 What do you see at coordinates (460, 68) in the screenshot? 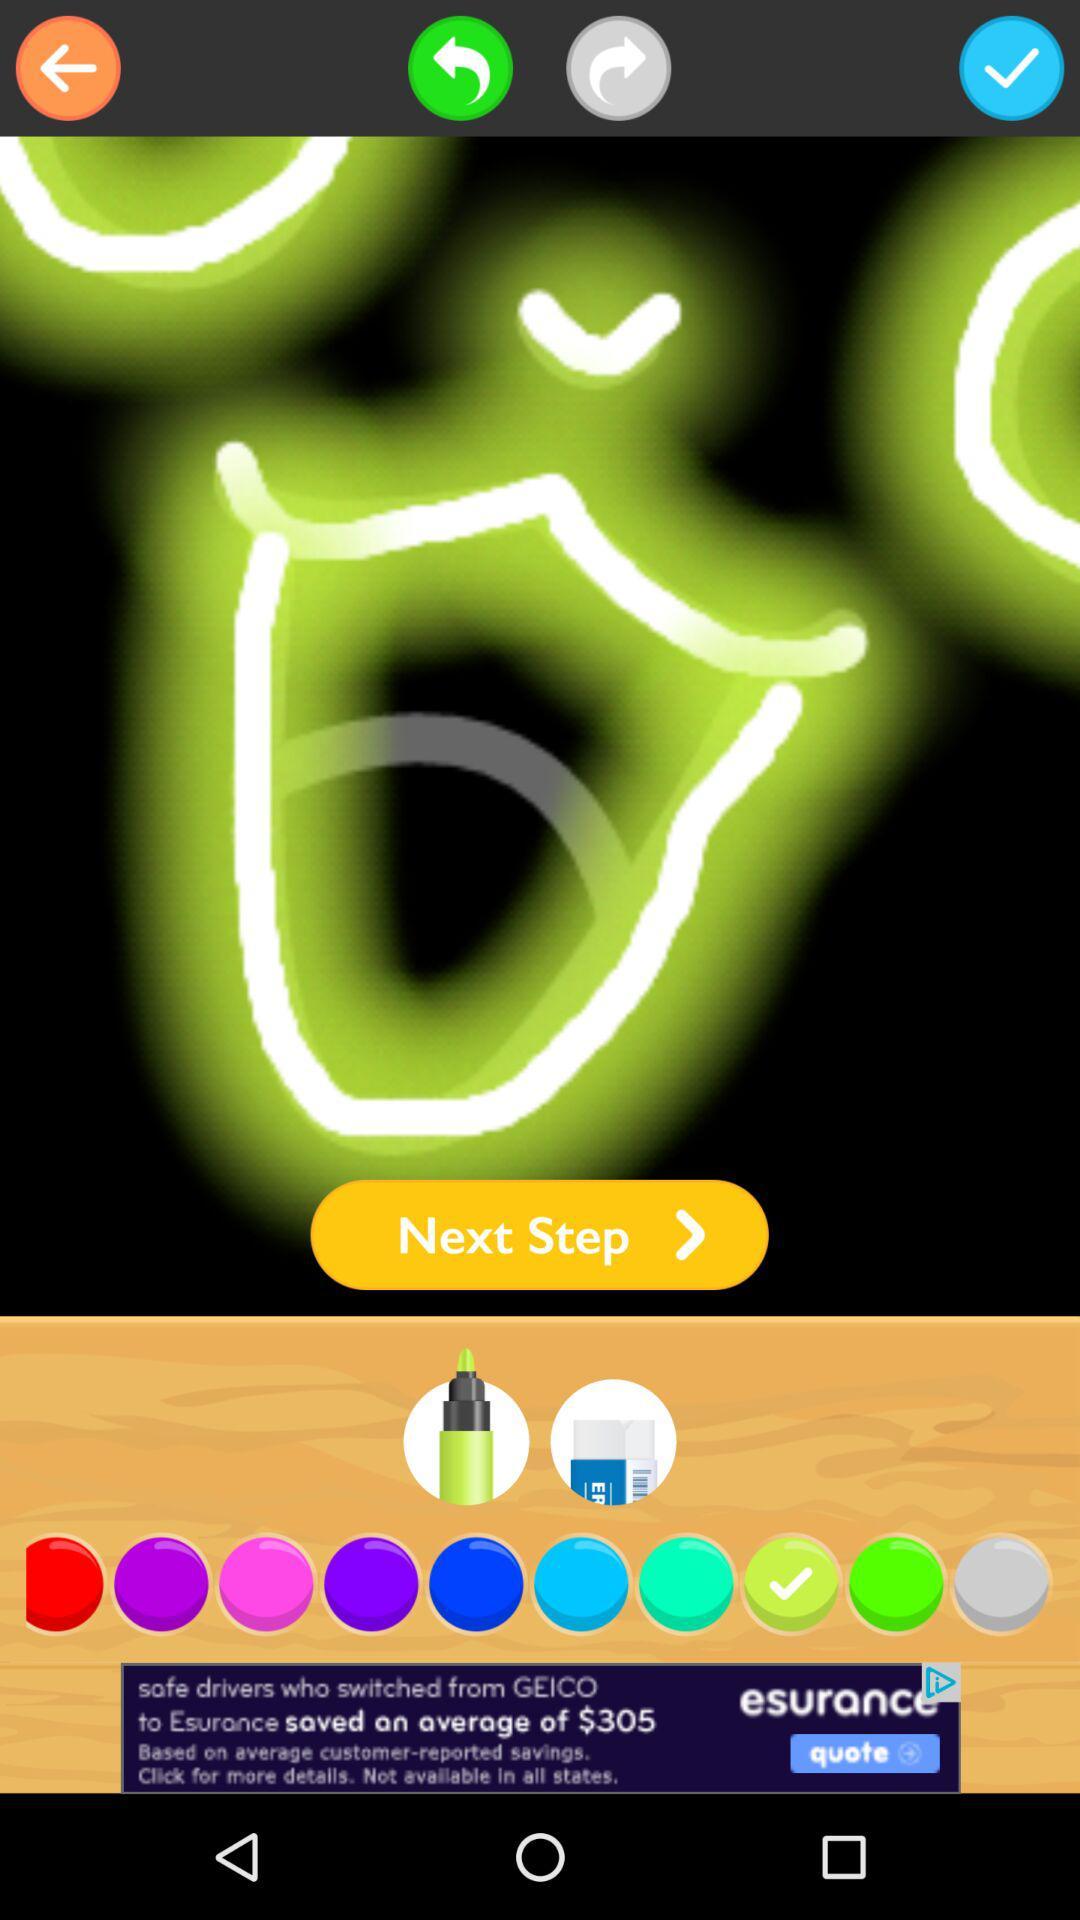
I see `go back` at bounding box center [460, 68].